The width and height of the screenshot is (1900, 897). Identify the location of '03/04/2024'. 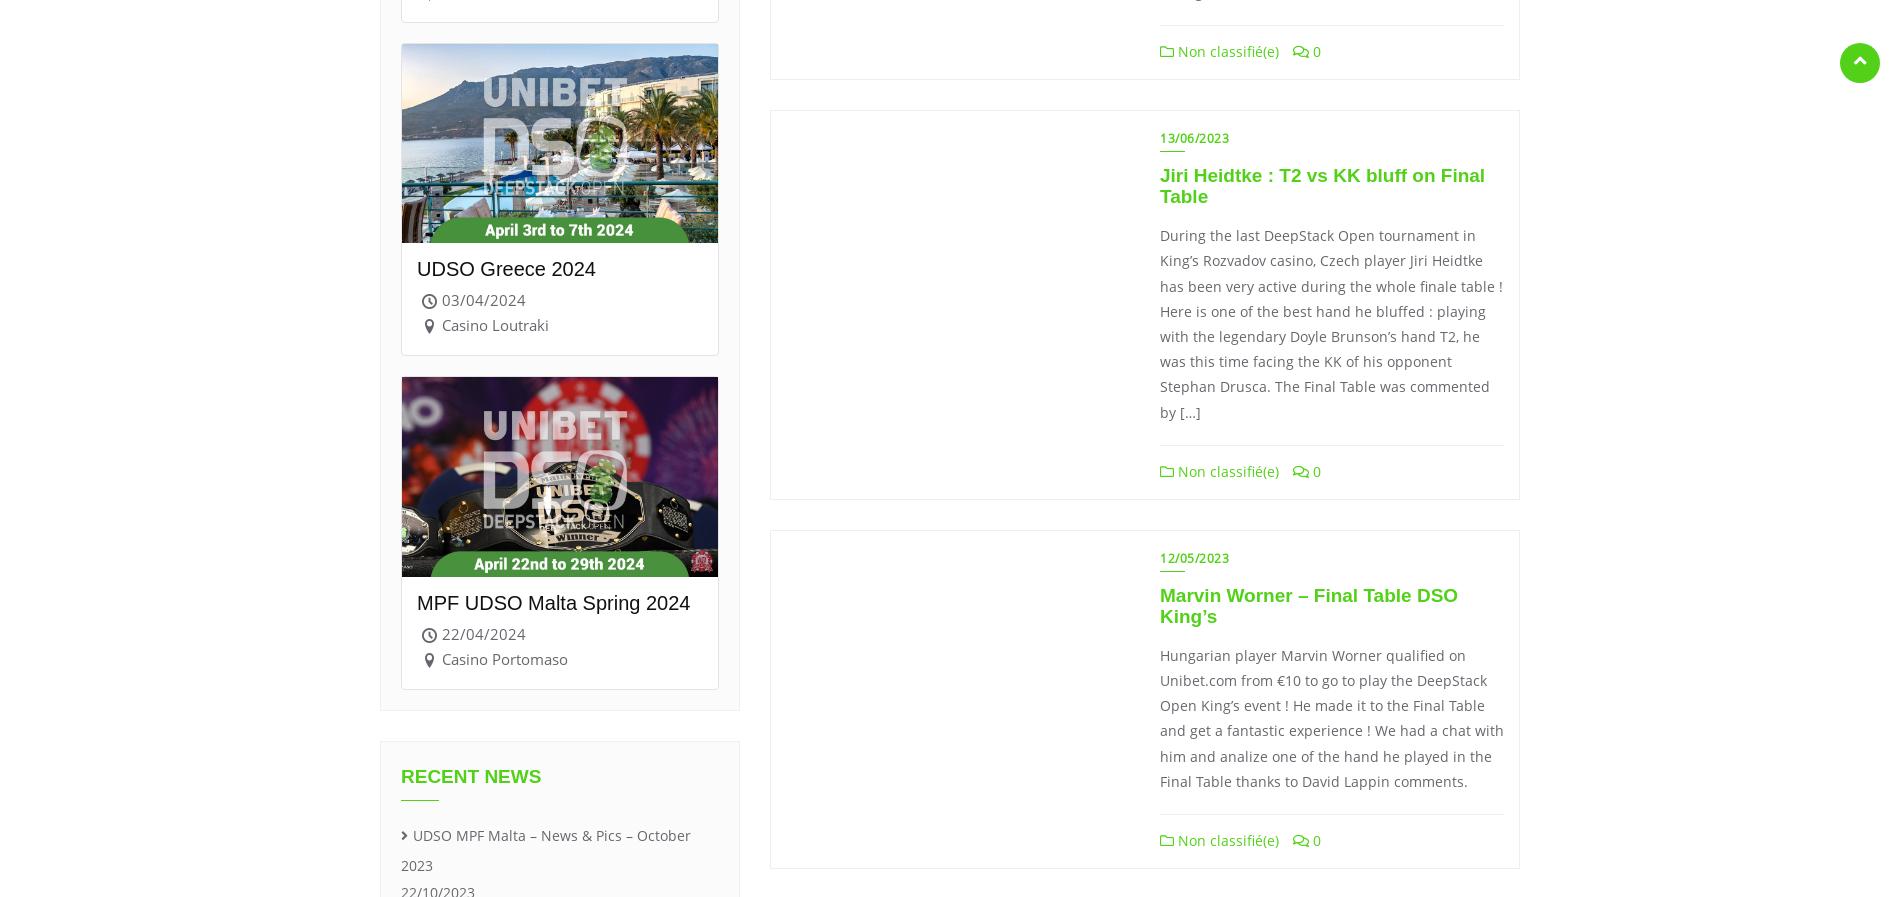
(483, 298).